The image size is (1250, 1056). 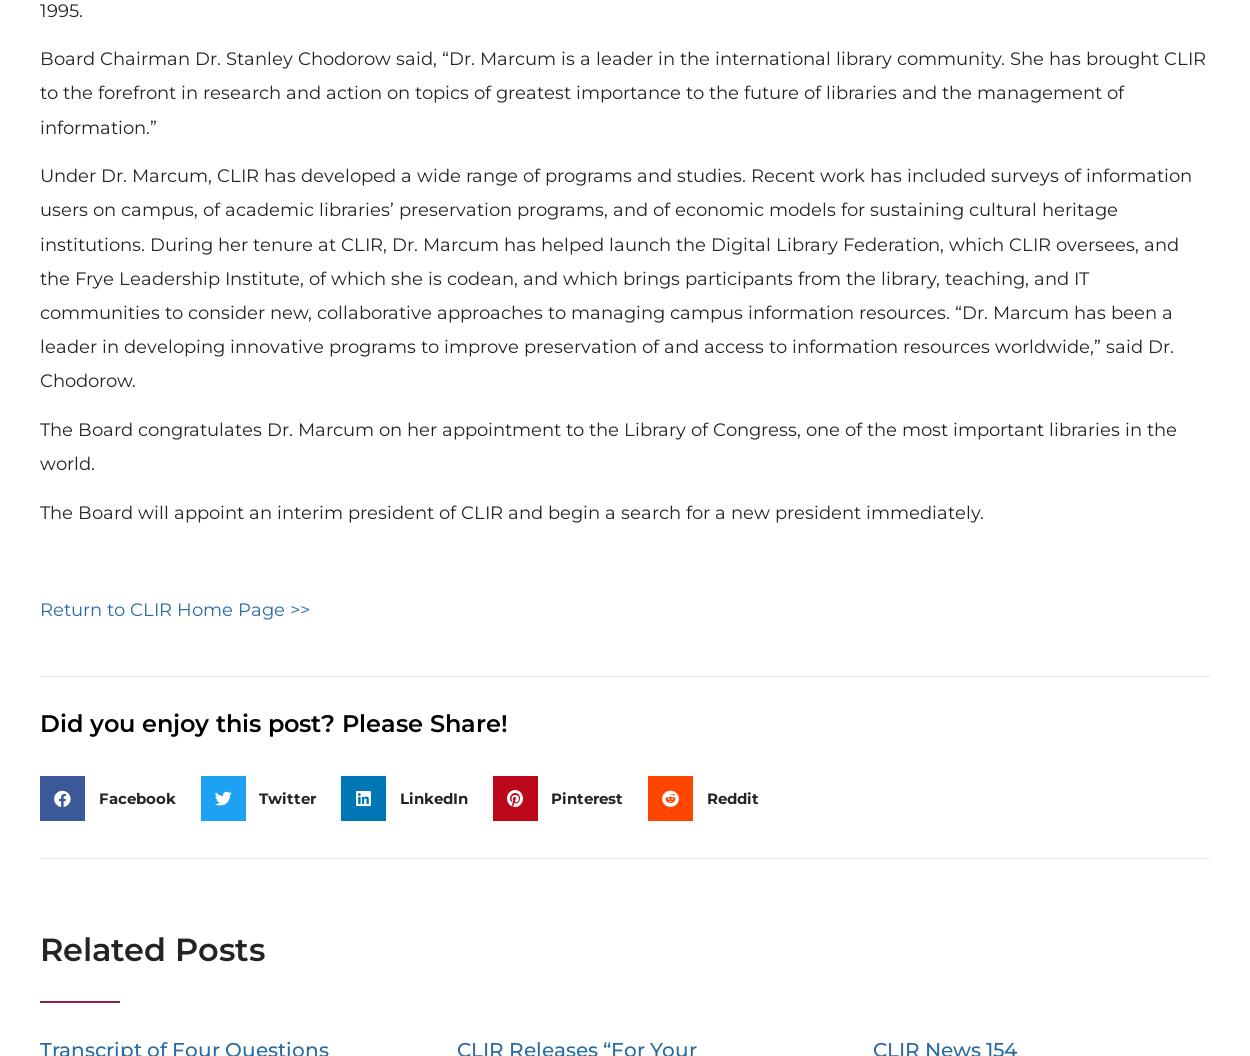 I want to click on 'Pinterest', so click(x=586, y=797).